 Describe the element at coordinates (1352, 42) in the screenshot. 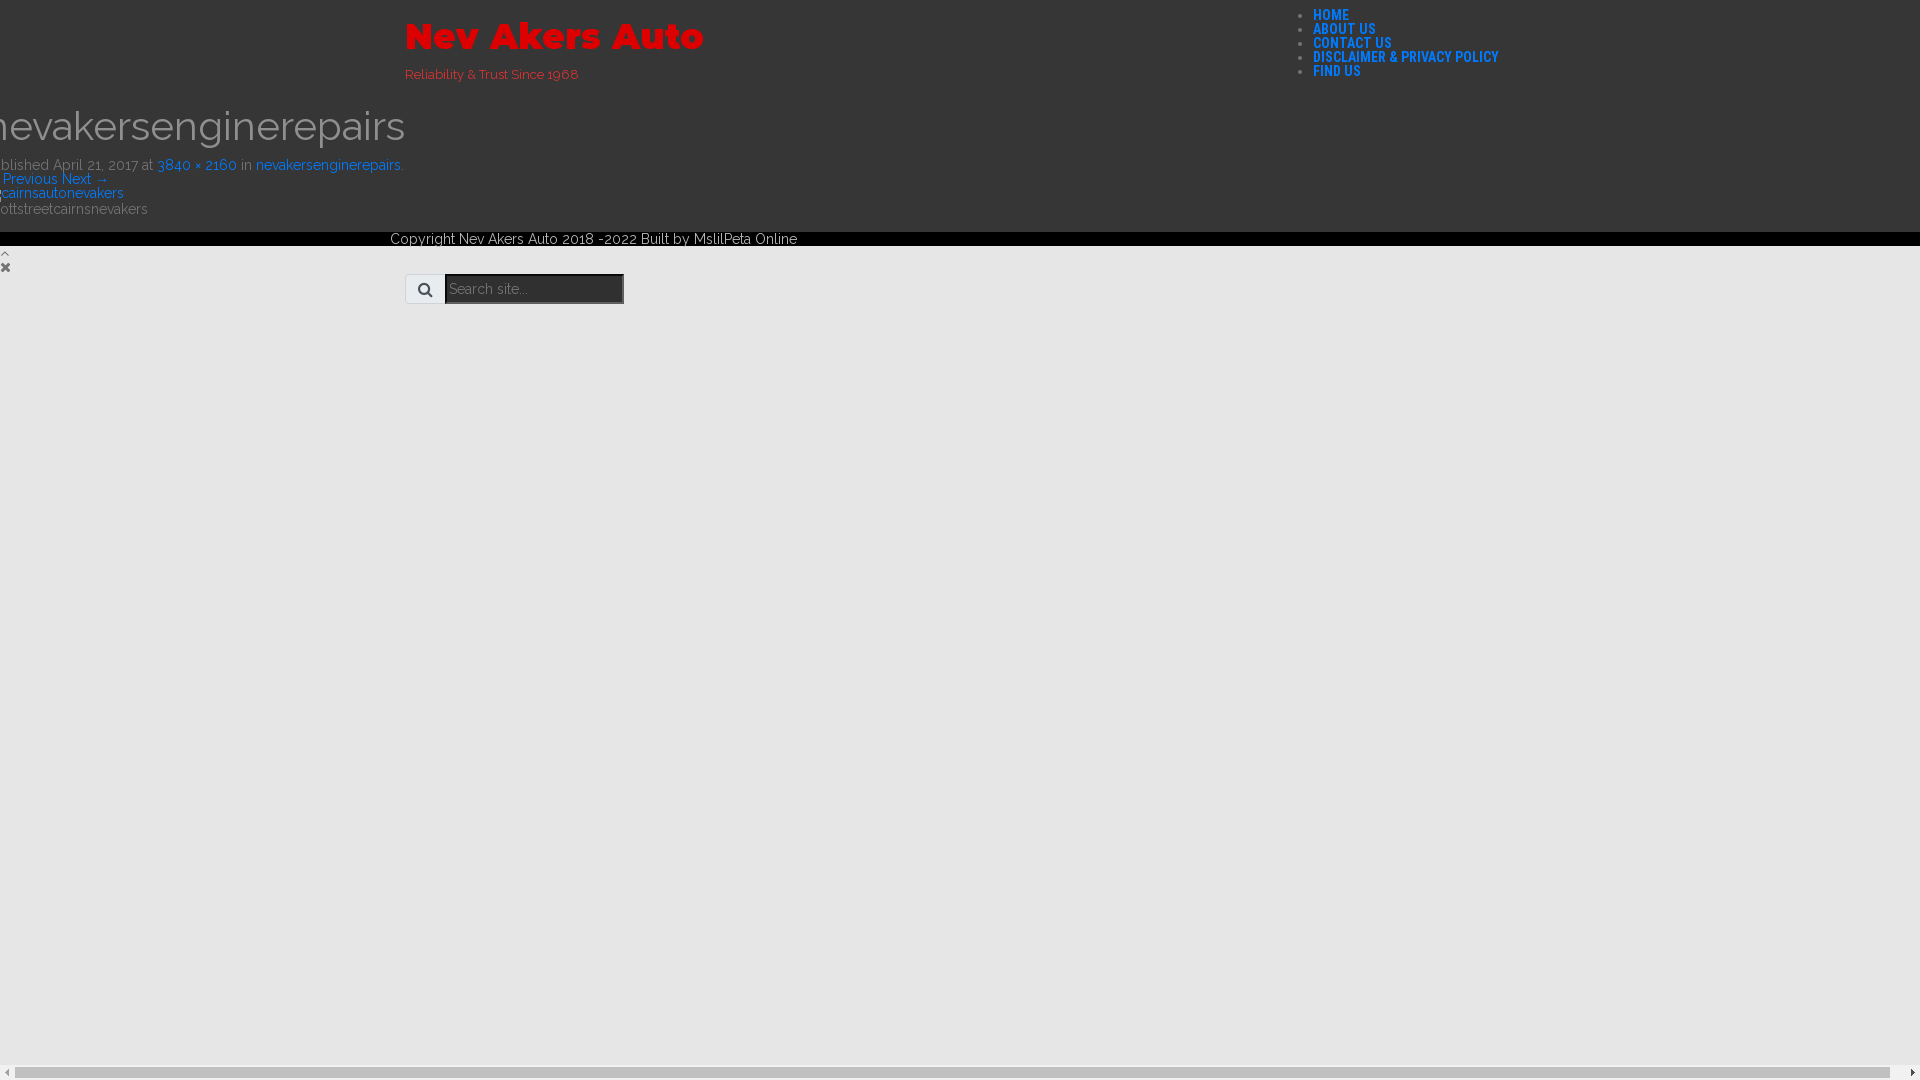

I see `'CONTACT US'` at that location.